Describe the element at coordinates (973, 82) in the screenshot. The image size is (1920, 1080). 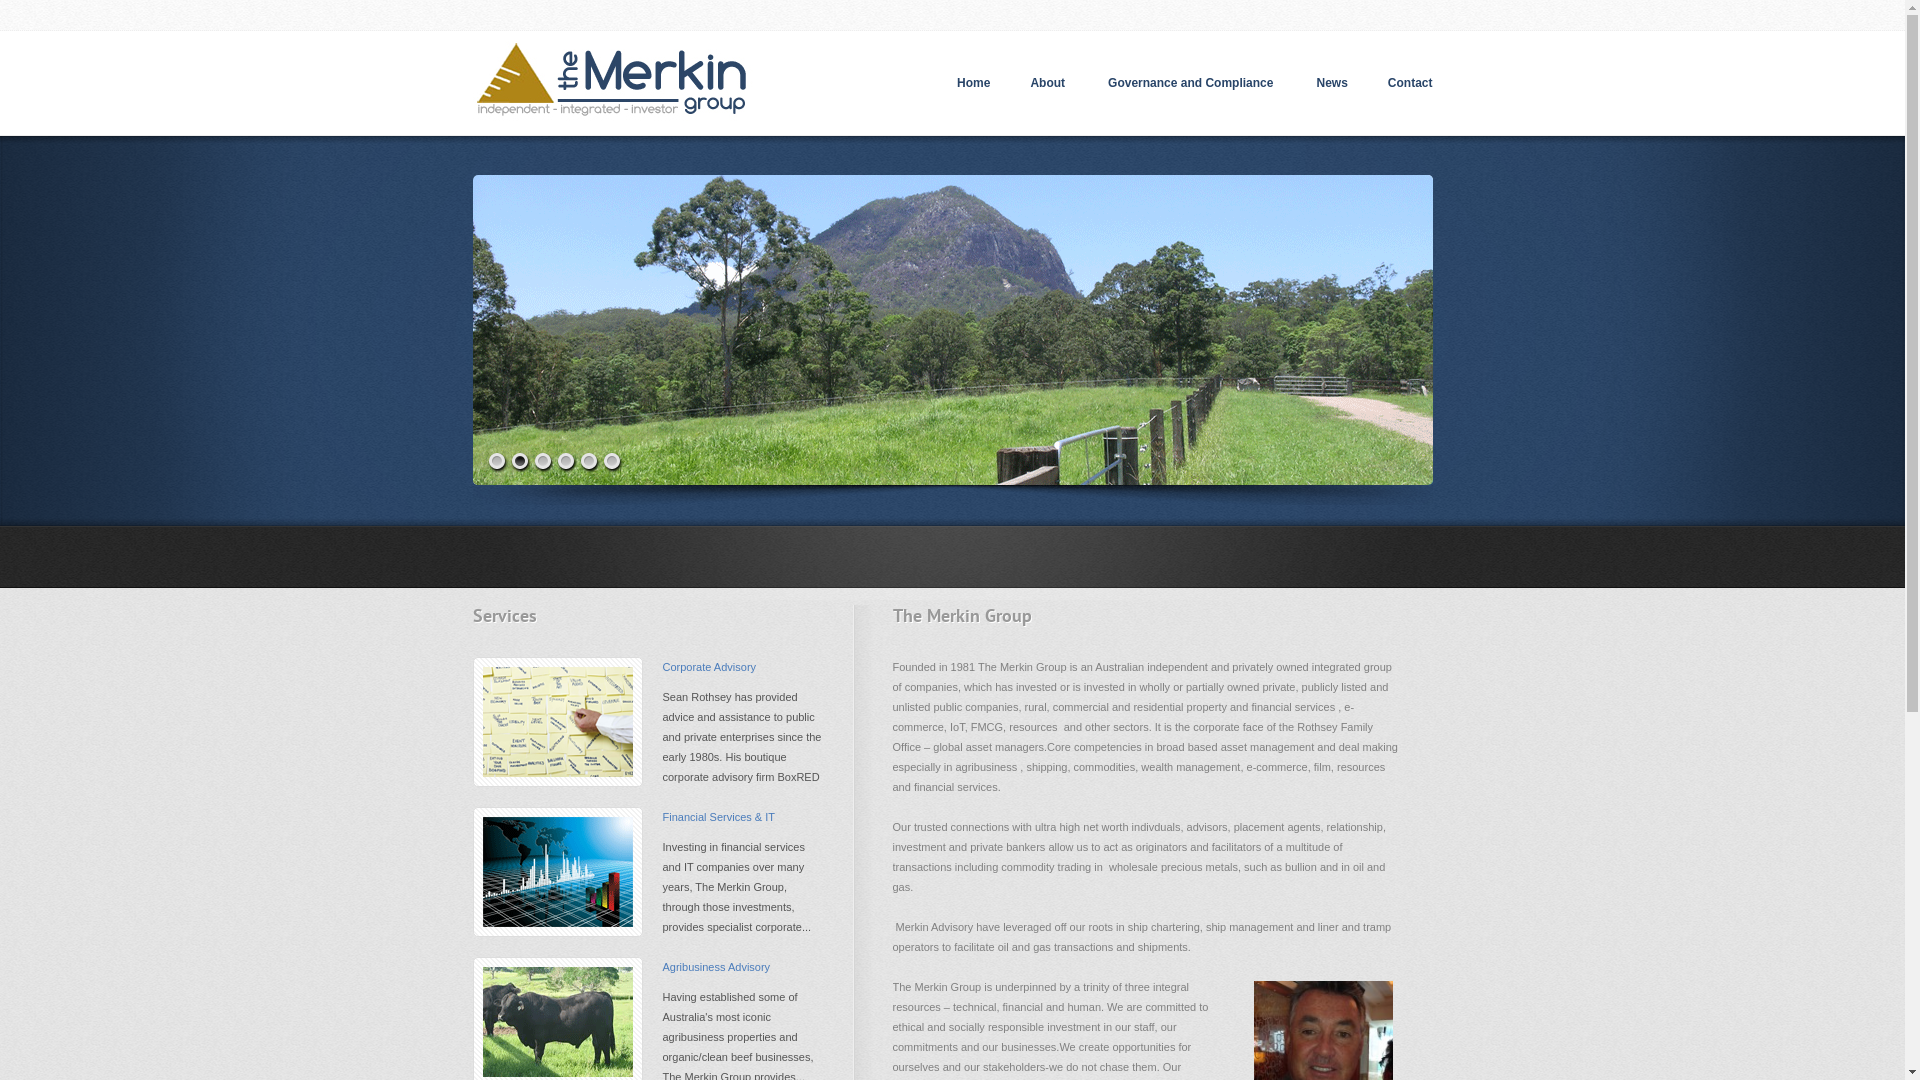
I see `'Home'` at that location.